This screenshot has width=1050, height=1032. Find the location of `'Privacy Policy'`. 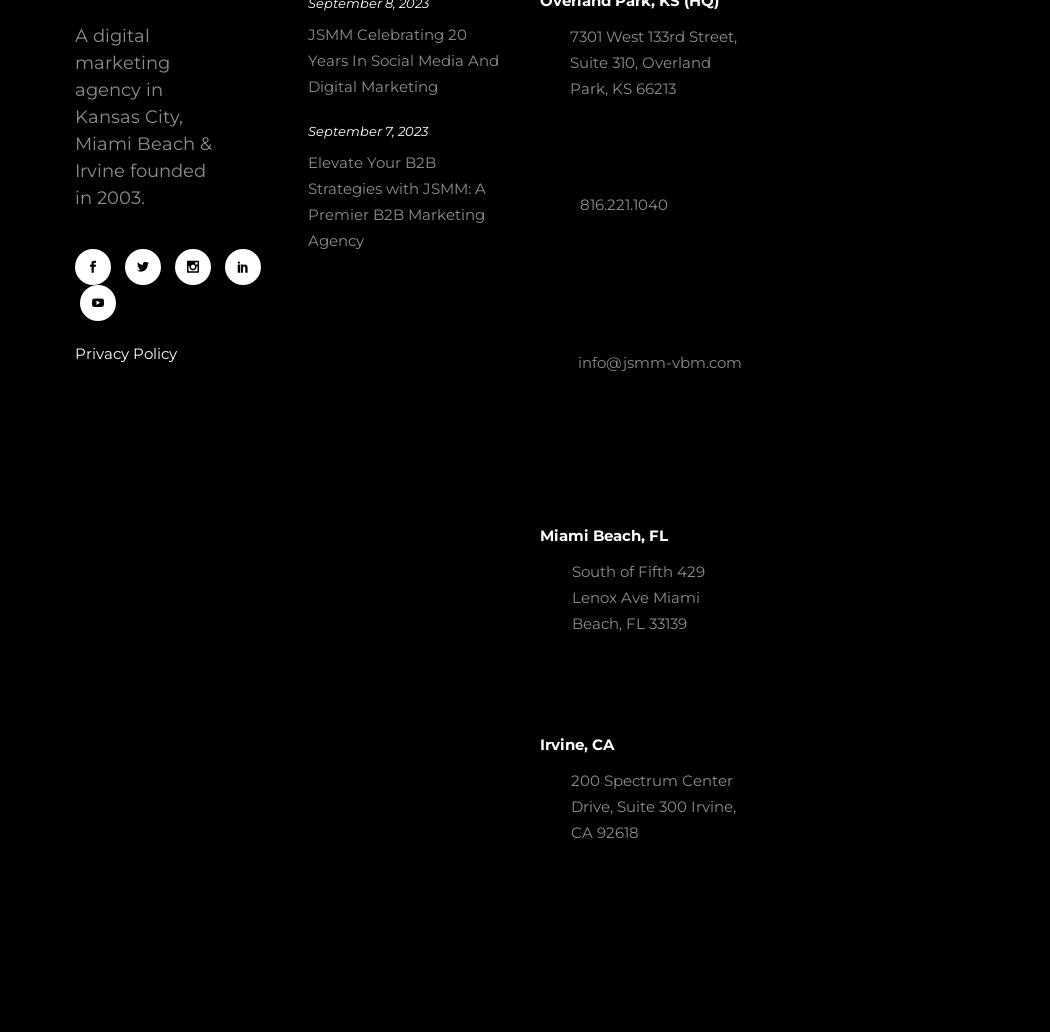

'Privacy Policy' is located at coordinates (125, 352).